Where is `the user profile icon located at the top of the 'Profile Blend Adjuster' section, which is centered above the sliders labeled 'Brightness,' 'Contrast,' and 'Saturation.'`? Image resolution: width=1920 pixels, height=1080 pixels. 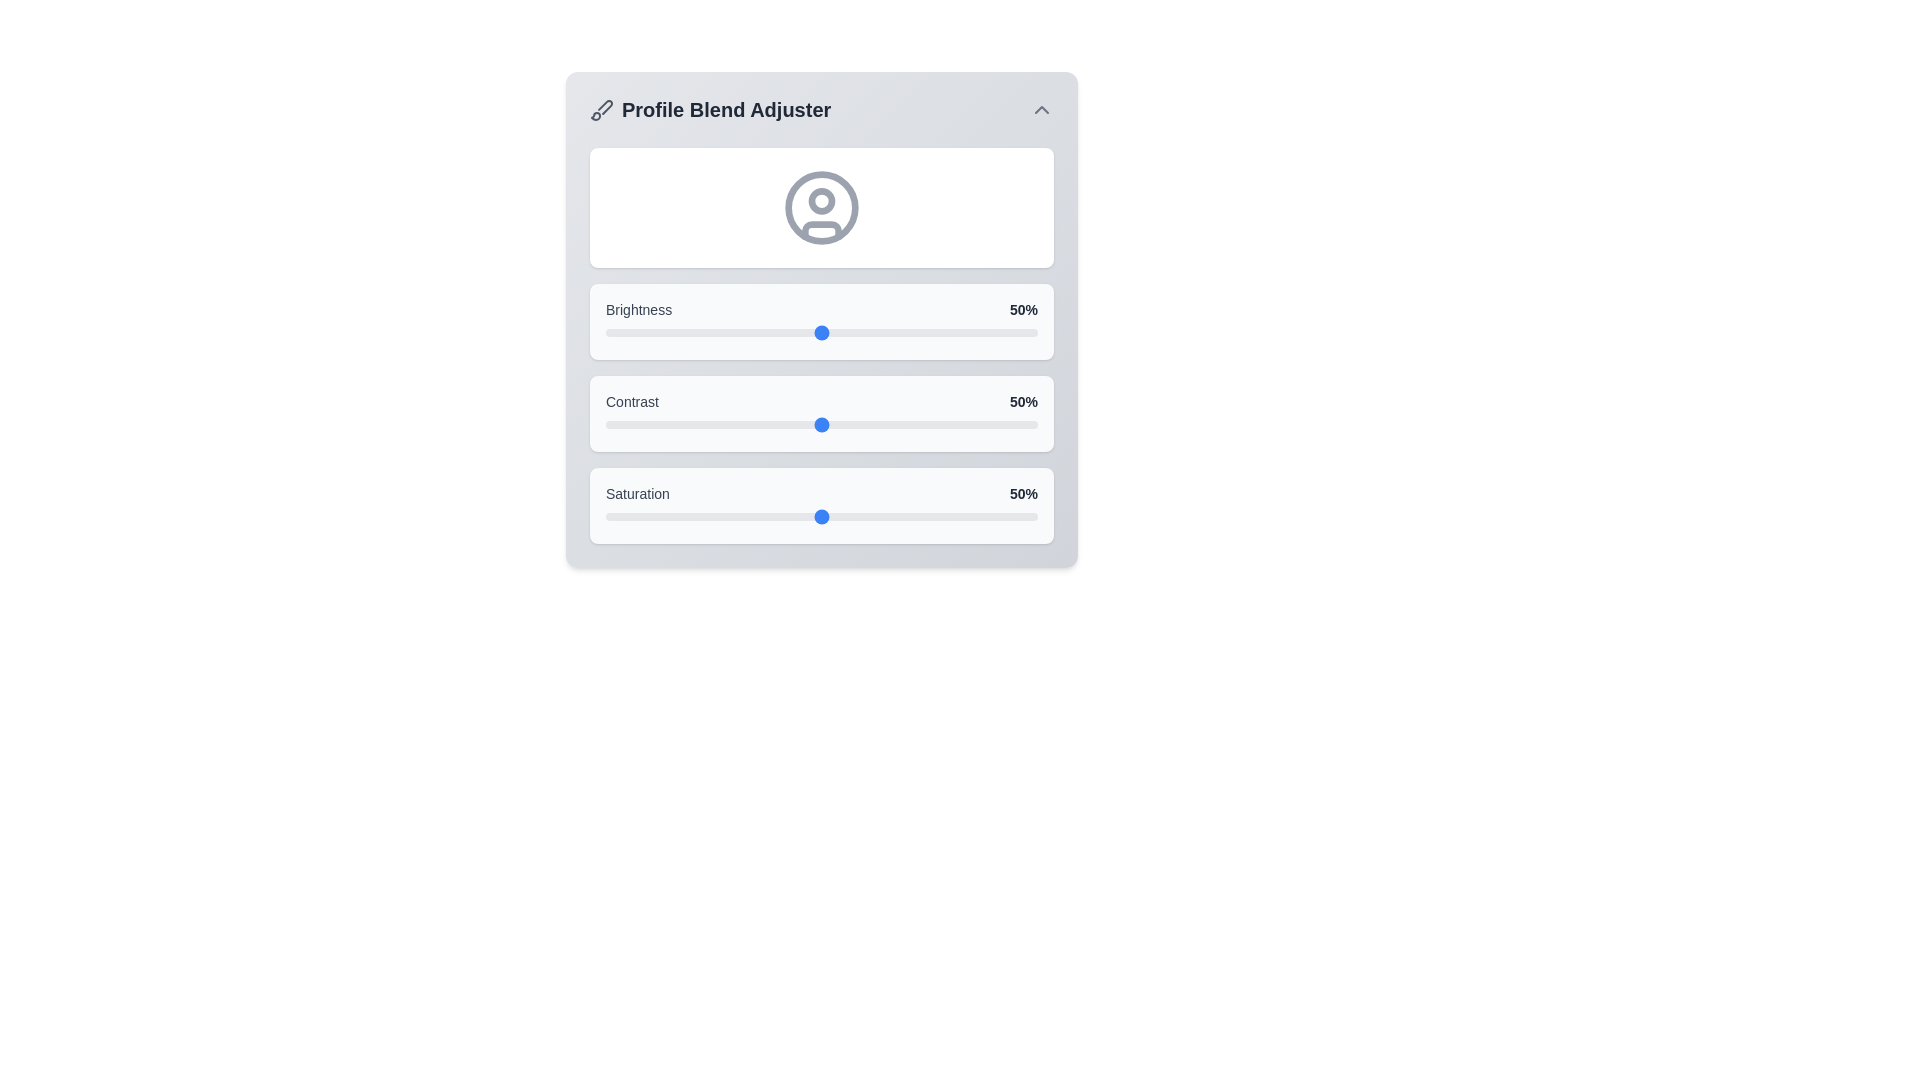
the user profile icon located at the top of the 'Profile Blend Adjuster' section, which is centered above the sliders labeled 'Brightness,' 'Contrast,' and 'Saturation.' is located at coordinates (821, 208).